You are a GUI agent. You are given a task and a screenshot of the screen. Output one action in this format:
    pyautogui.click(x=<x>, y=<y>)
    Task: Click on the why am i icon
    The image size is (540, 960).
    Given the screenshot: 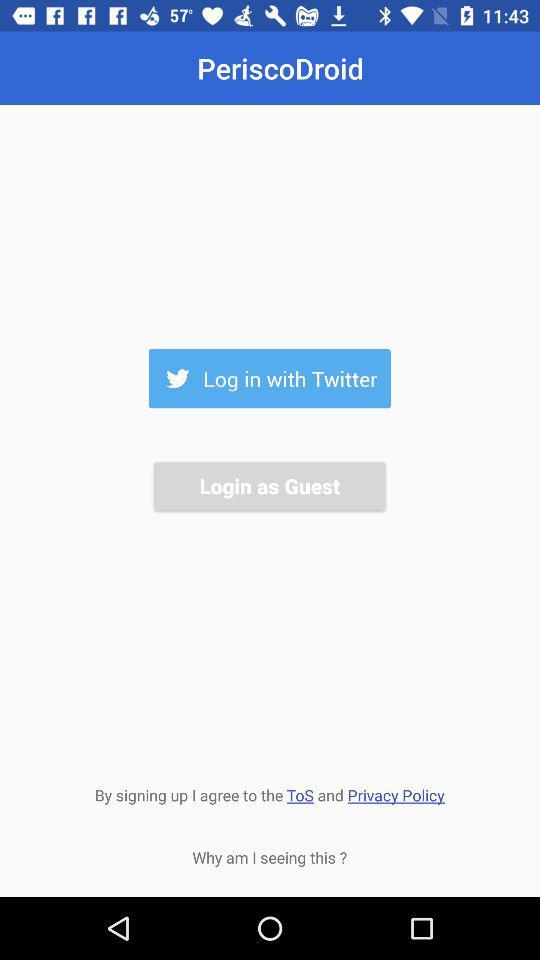 What is the action you would take?
    pyautogui.click(x=269, y=856)
    